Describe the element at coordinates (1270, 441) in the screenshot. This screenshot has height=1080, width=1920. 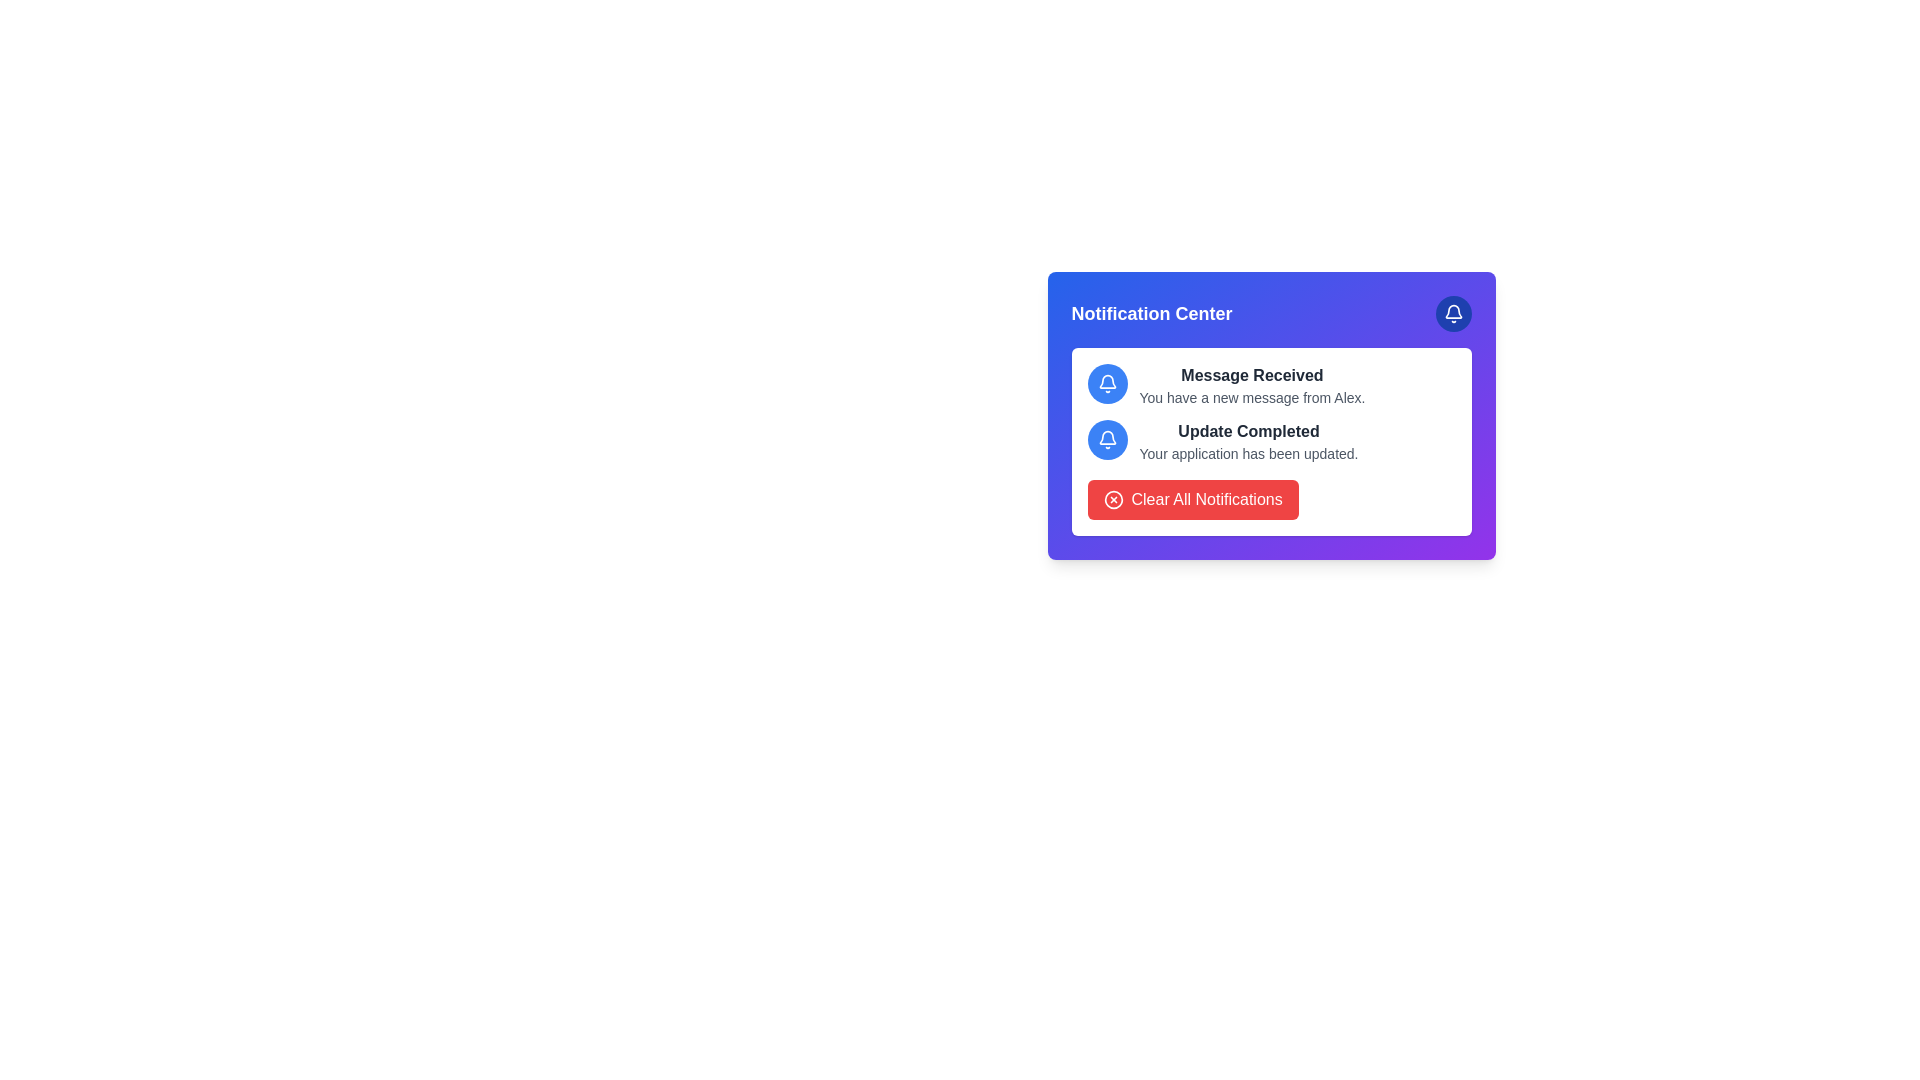
I see `the second notification item in the notification center, which informs the user of a successful application update` at that location.